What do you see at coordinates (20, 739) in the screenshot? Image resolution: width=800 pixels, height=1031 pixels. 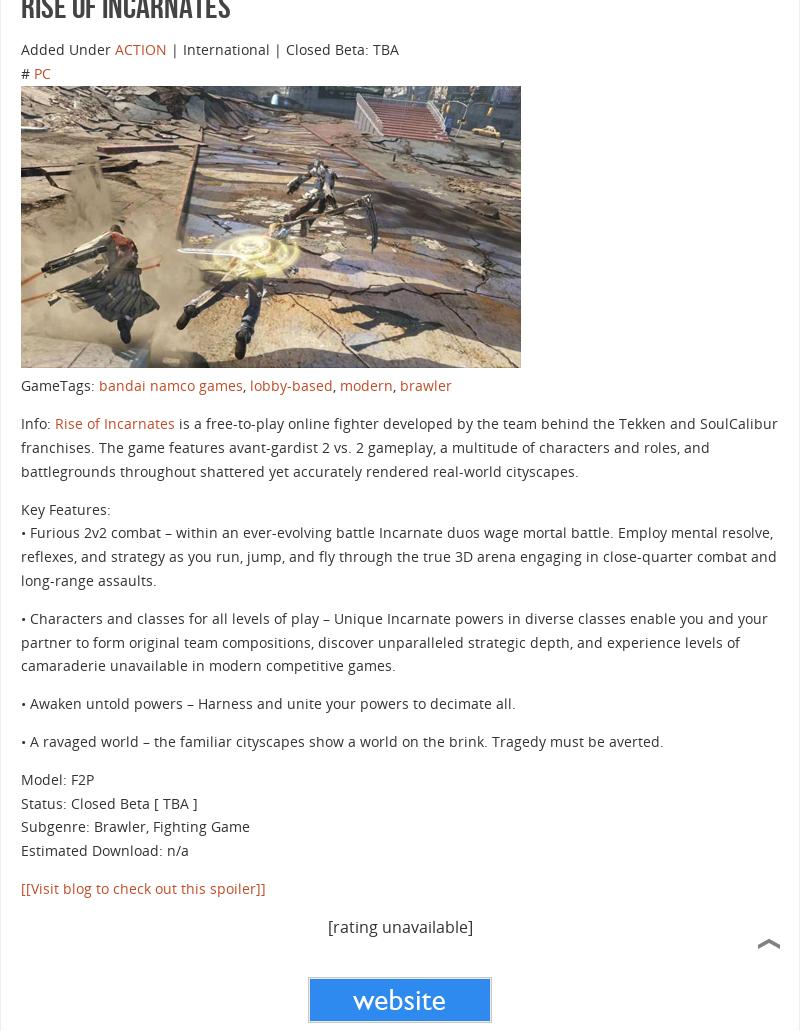 I see `'• A ravaged world – the familiar cityscapes show a world on the brink. Tragedy must be averted.'` at bounding box center [20, 739].